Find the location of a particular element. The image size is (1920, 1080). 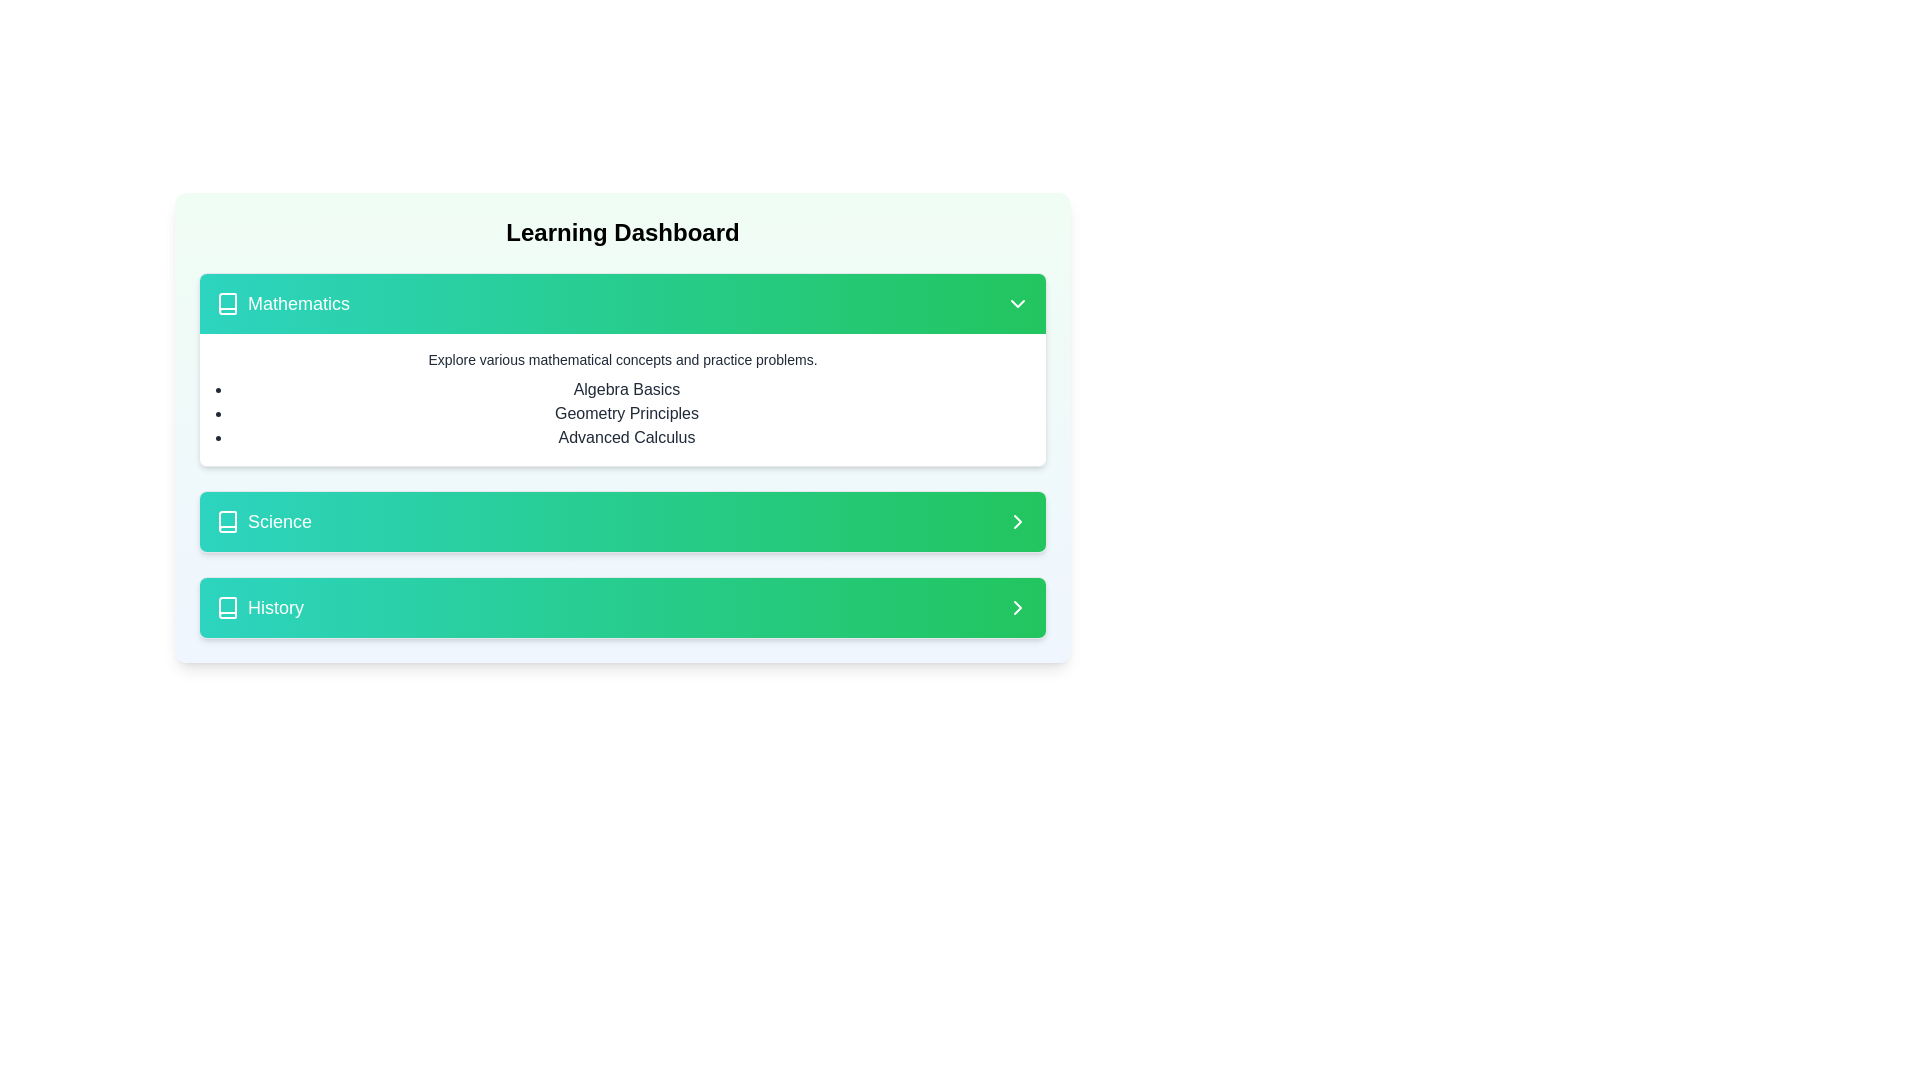

the Dropdown indicator icon located on the rightmost side of the 'Mathematics' section header is located at coordinates (1017, 304).